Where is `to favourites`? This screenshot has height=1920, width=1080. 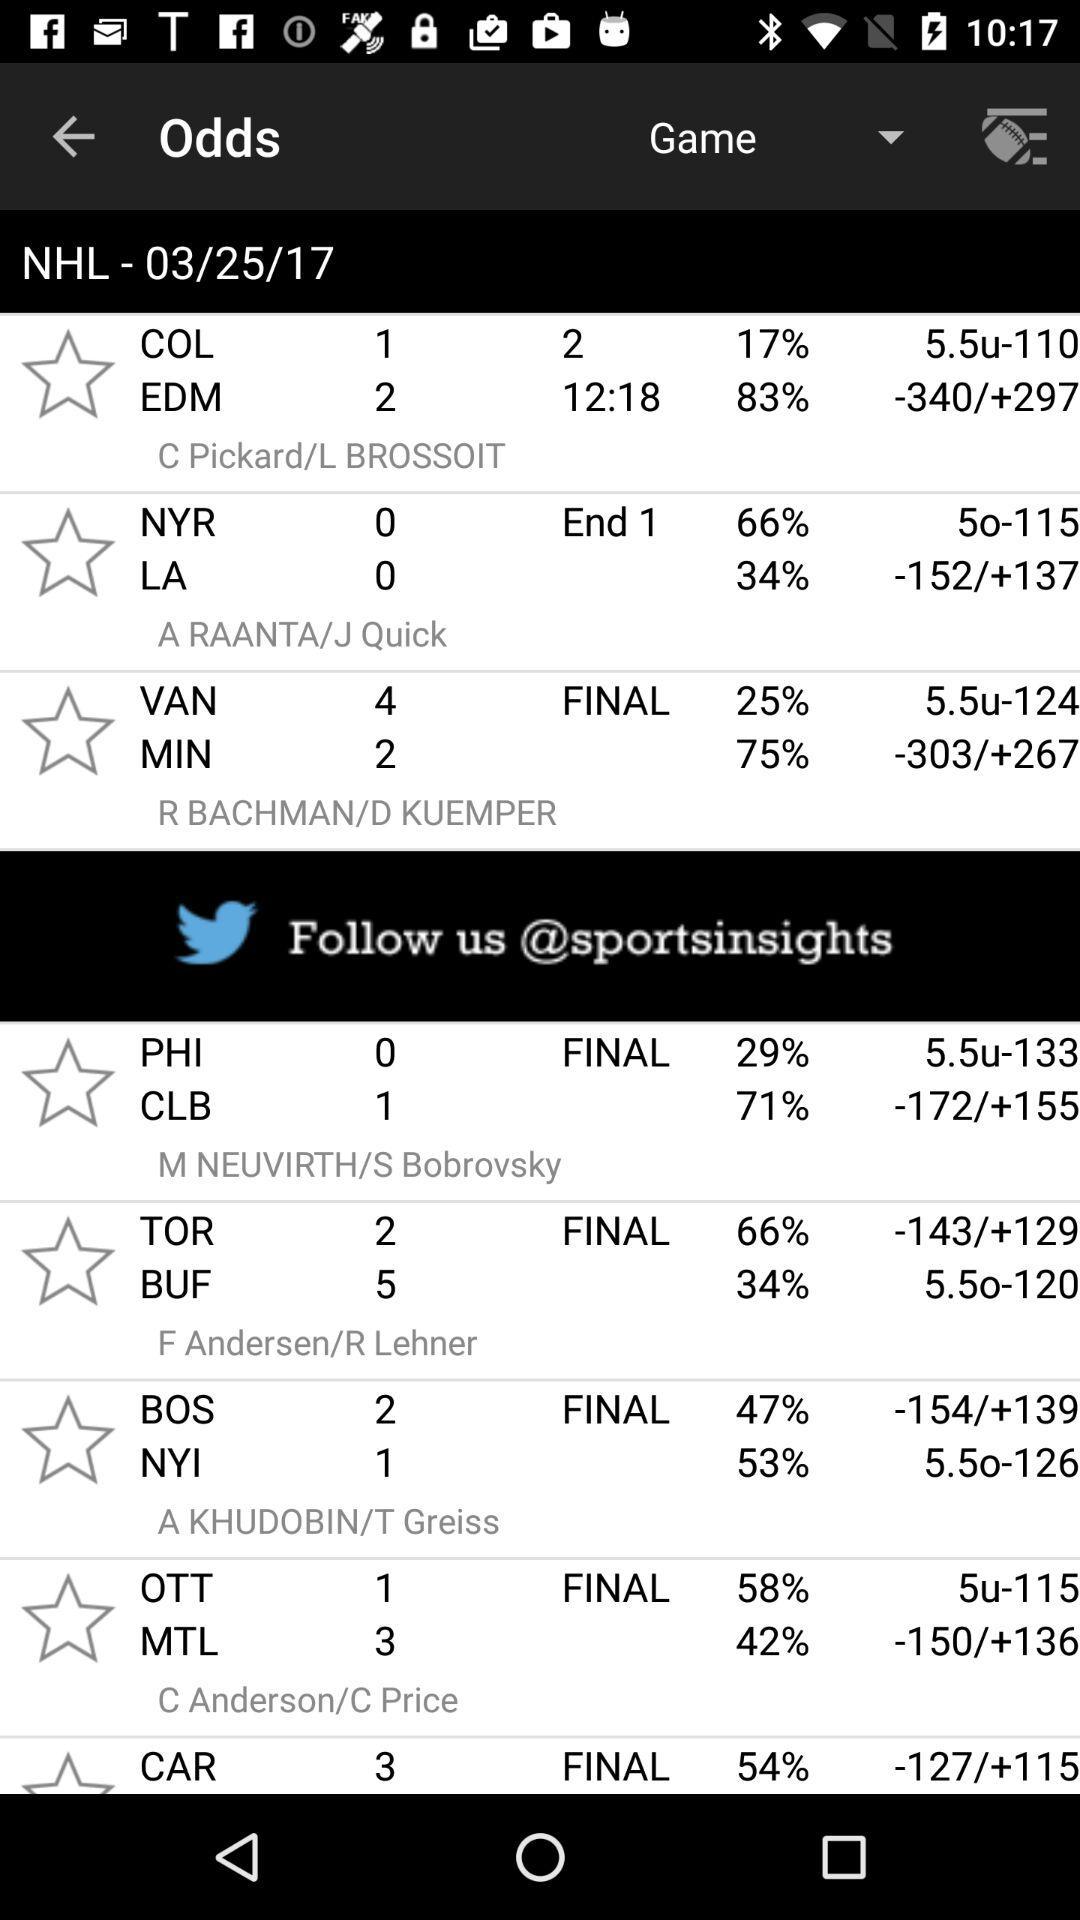 to favourites is located at coordinates (67, 373).